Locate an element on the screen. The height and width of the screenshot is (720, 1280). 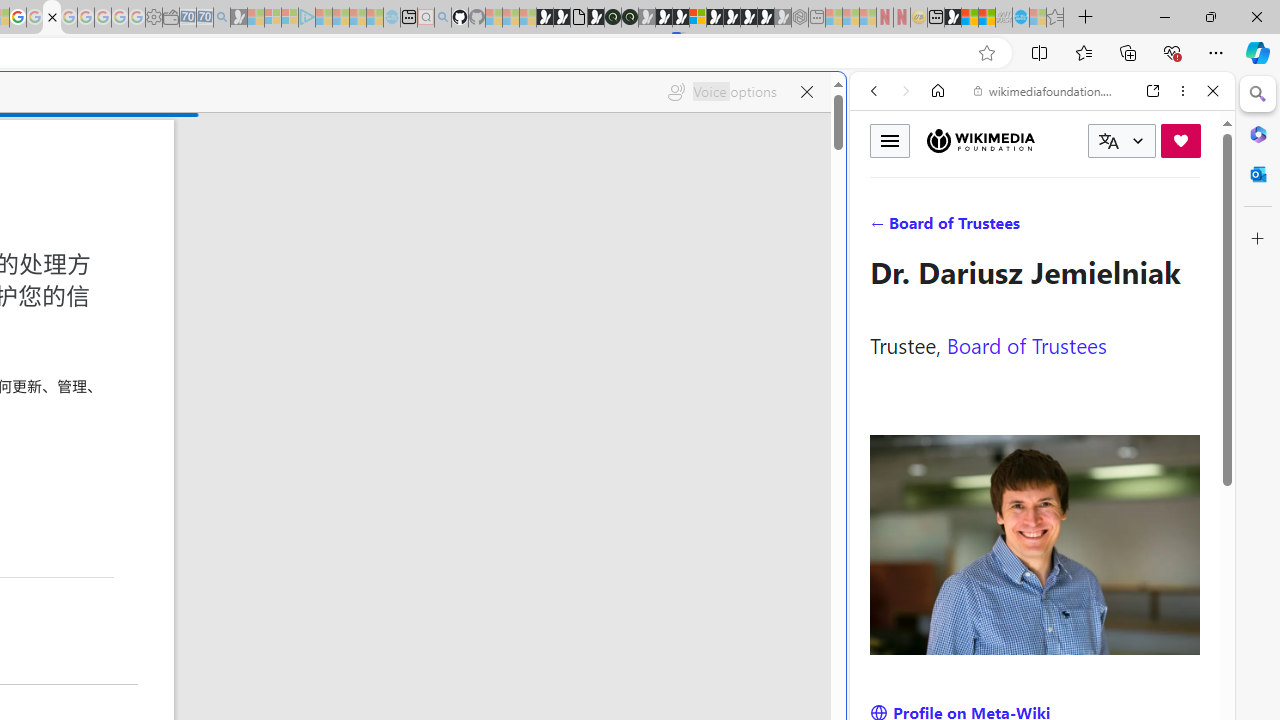
'google_privacy_policy_zh-CN.pdf' is located at coordinates (51, 17).